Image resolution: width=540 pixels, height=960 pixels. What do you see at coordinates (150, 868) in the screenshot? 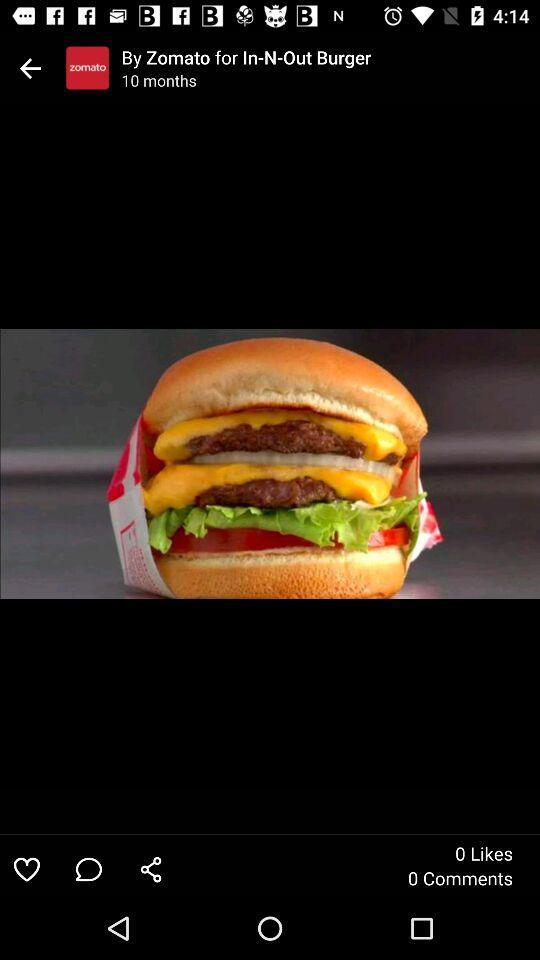
I see `icon to the left of 0 comments item` at bounding box center [150, 868].